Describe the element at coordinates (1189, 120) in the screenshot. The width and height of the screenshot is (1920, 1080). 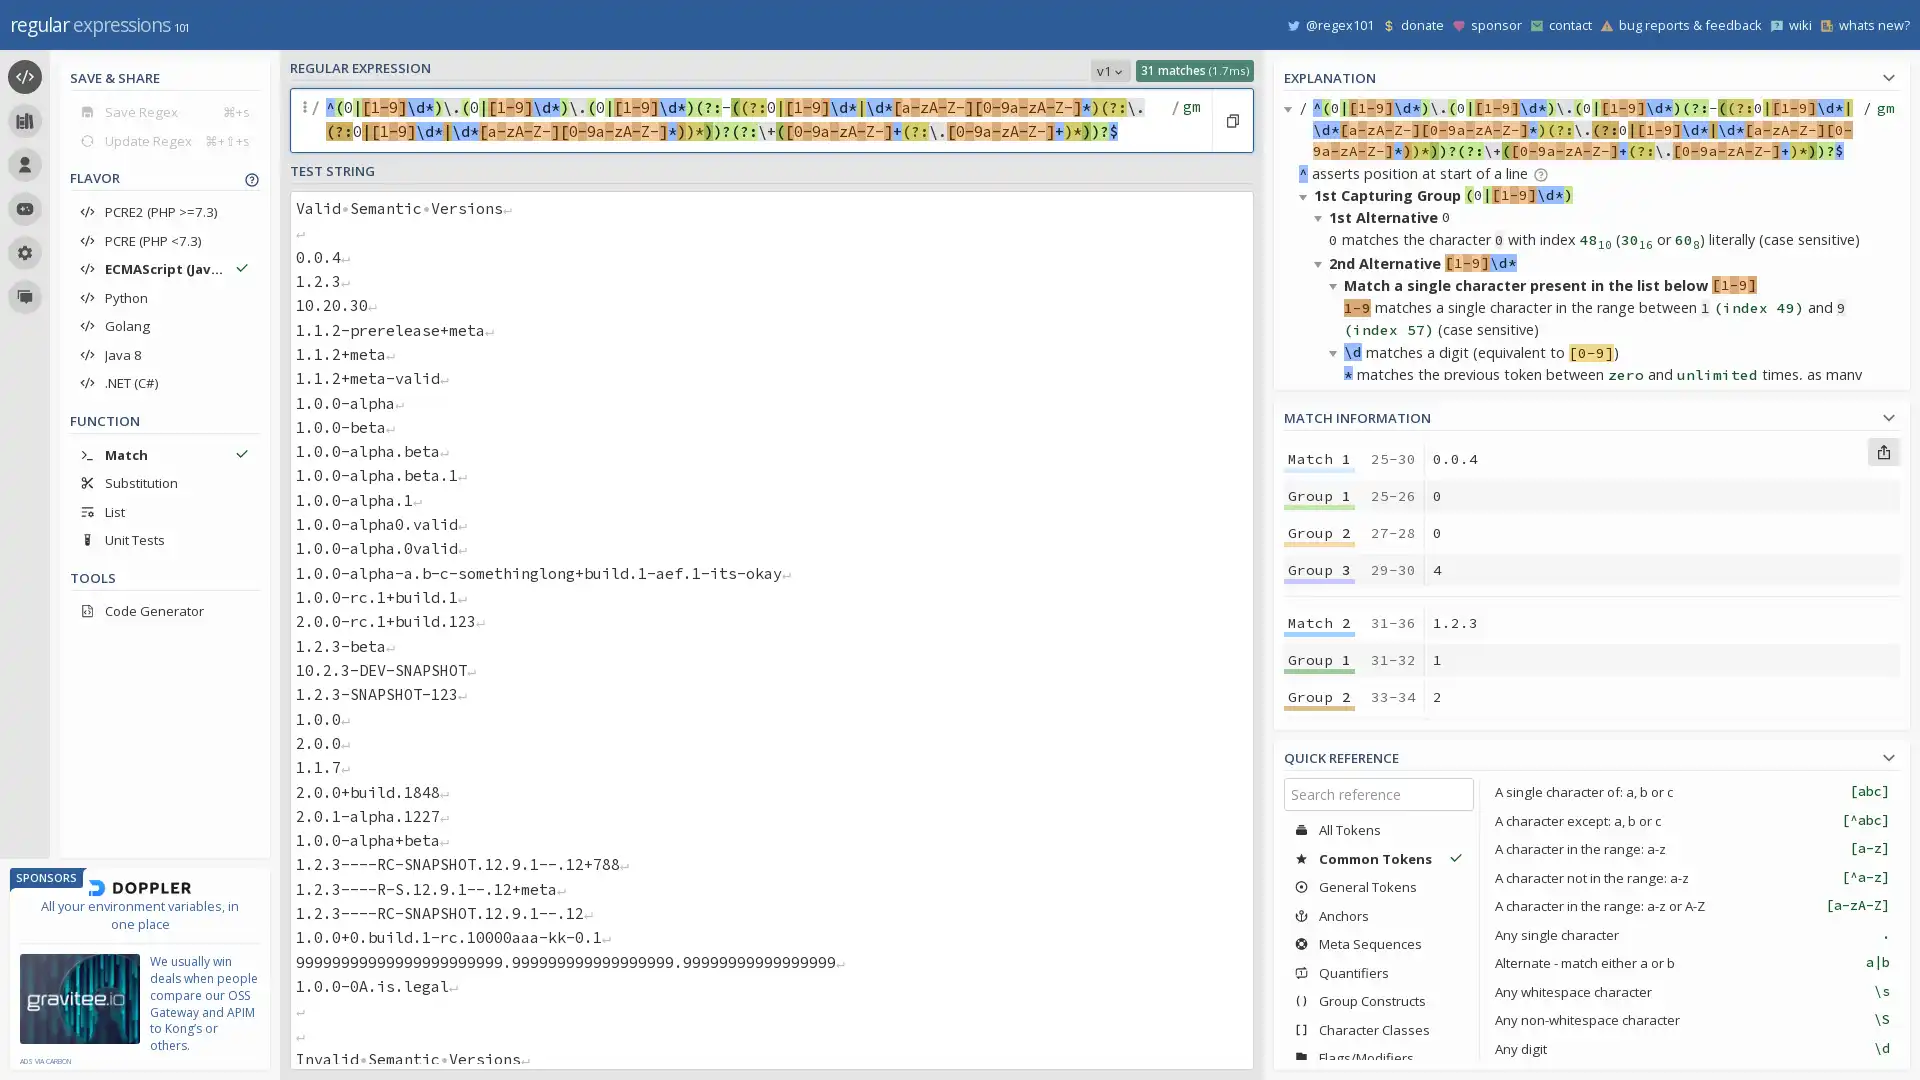
I see `Set Regex Options` at that location.